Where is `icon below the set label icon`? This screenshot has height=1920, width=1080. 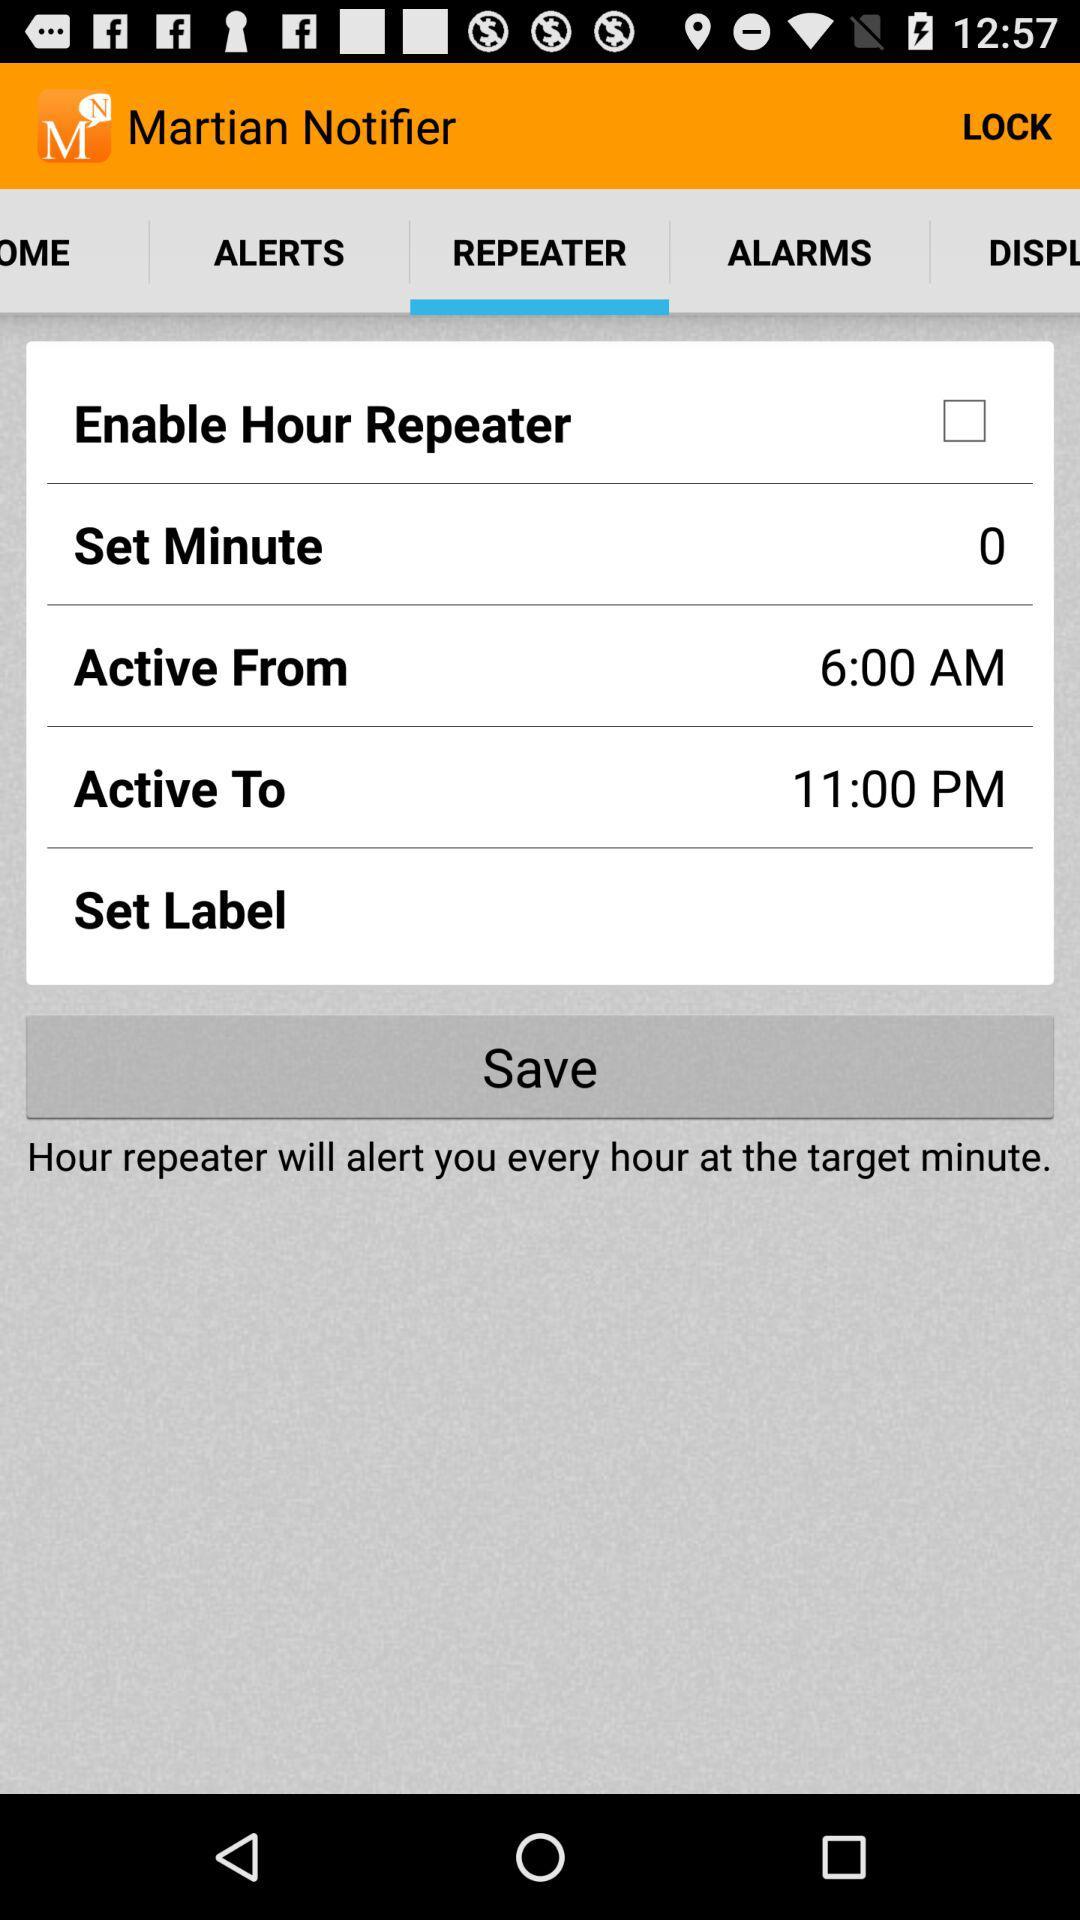
icon below the set label icon is located at coordinates (540, 1065).